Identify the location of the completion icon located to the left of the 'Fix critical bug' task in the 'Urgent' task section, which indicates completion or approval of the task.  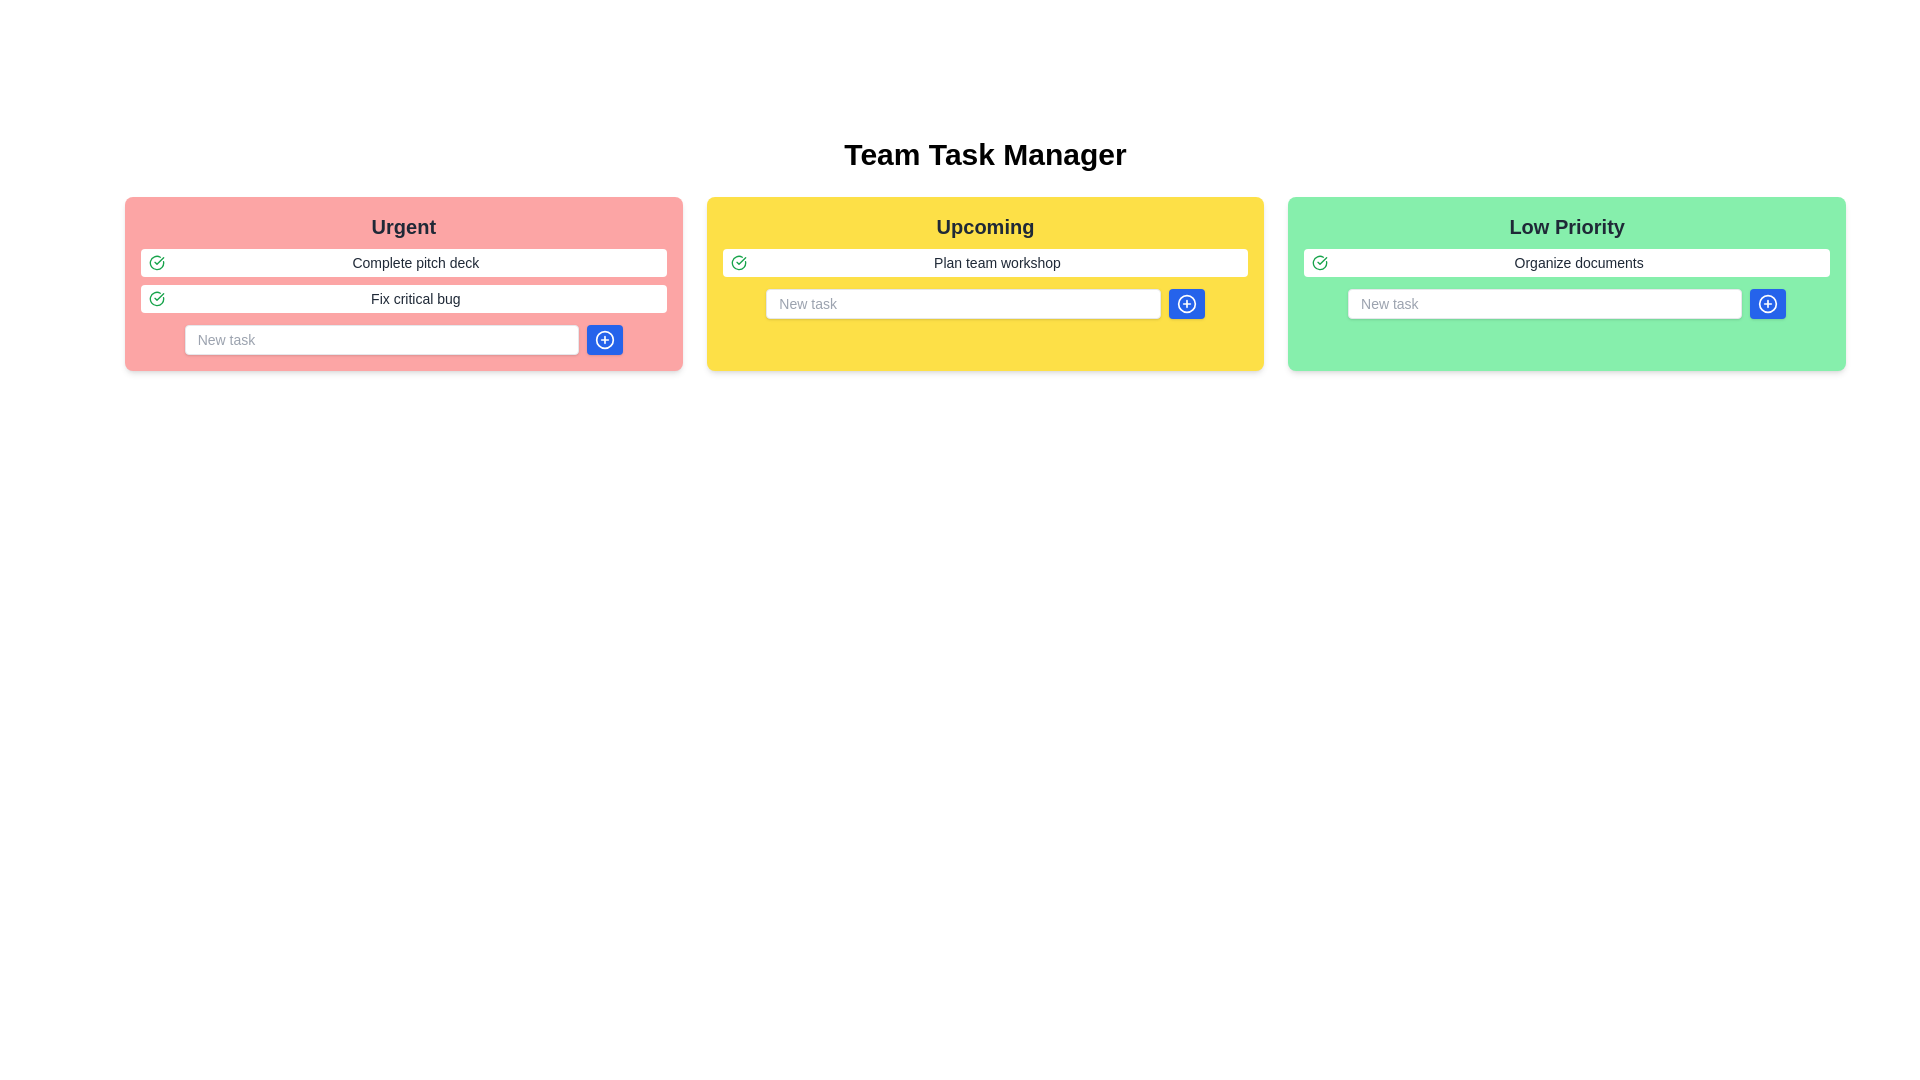
(156, 261).